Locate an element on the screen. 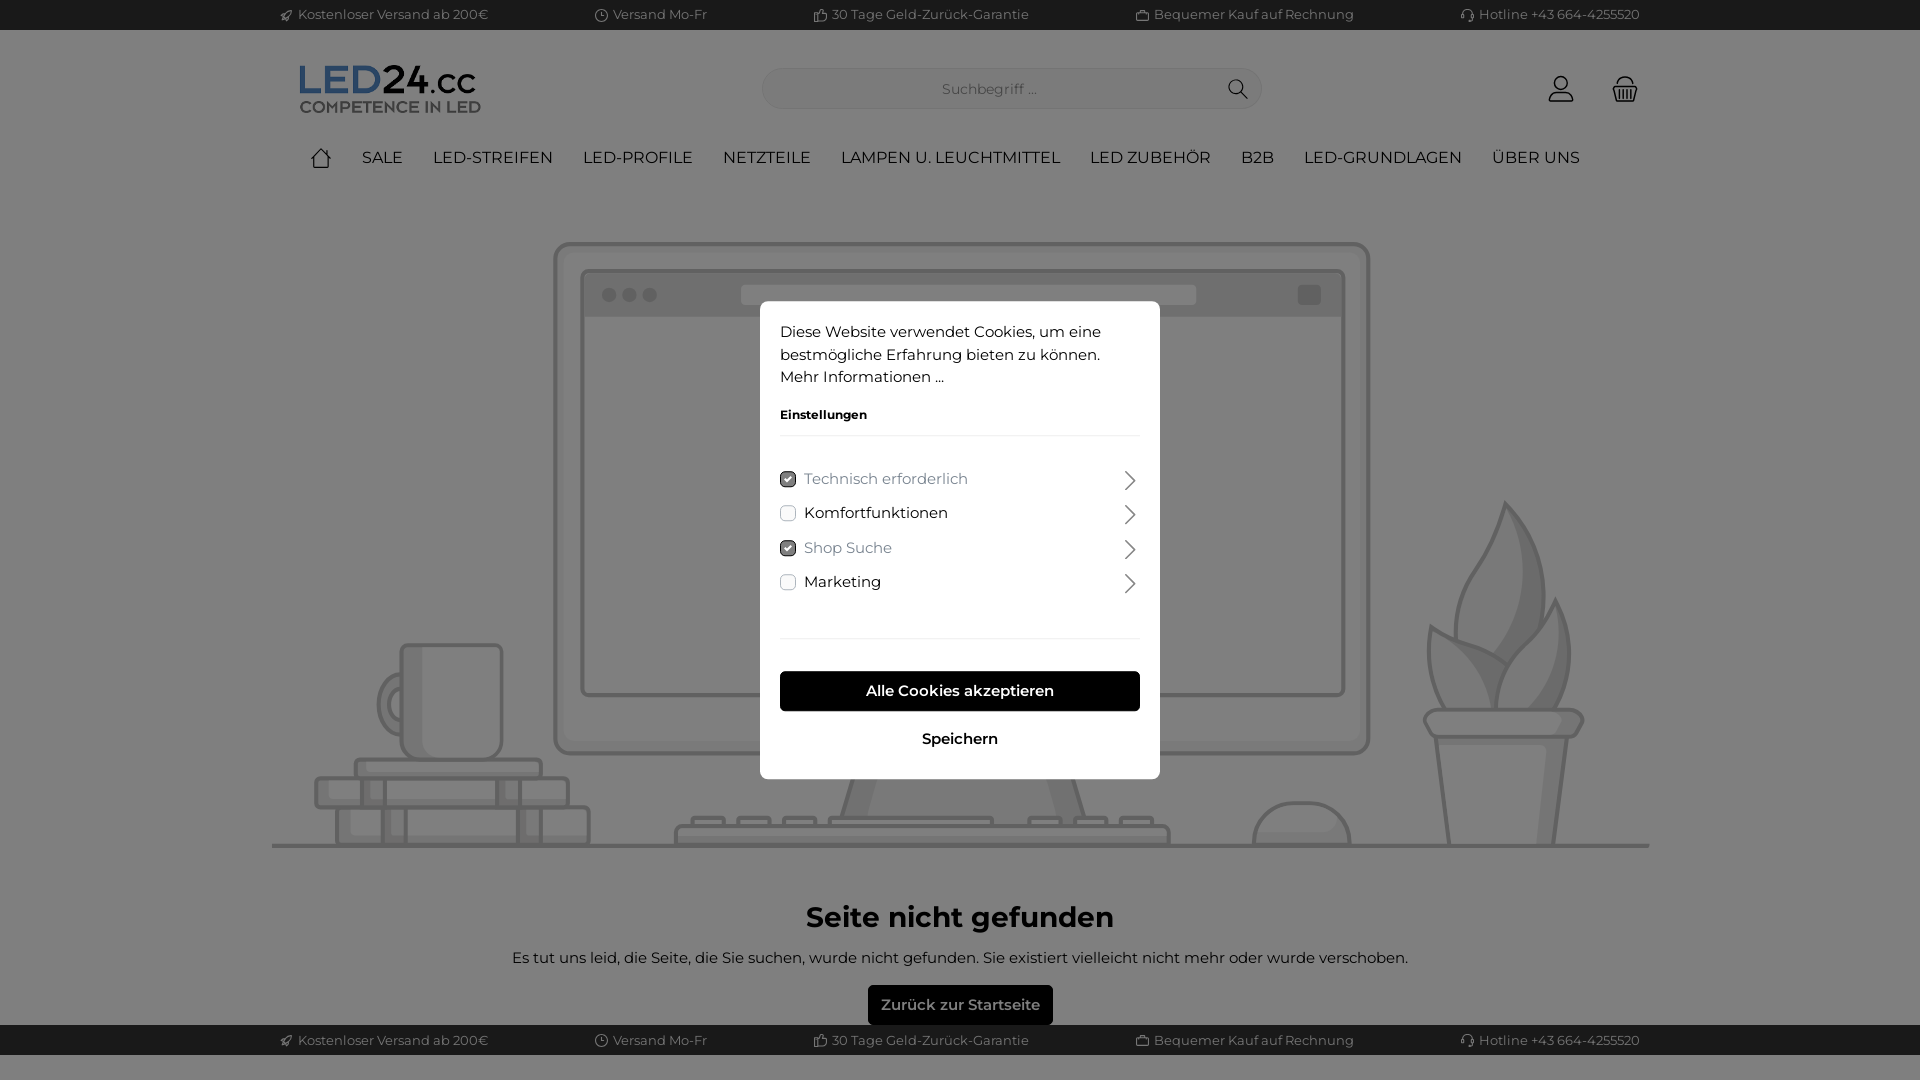 This screenshot has height=1080, width=1920. 'Home' is located at coordinates (336, 157).